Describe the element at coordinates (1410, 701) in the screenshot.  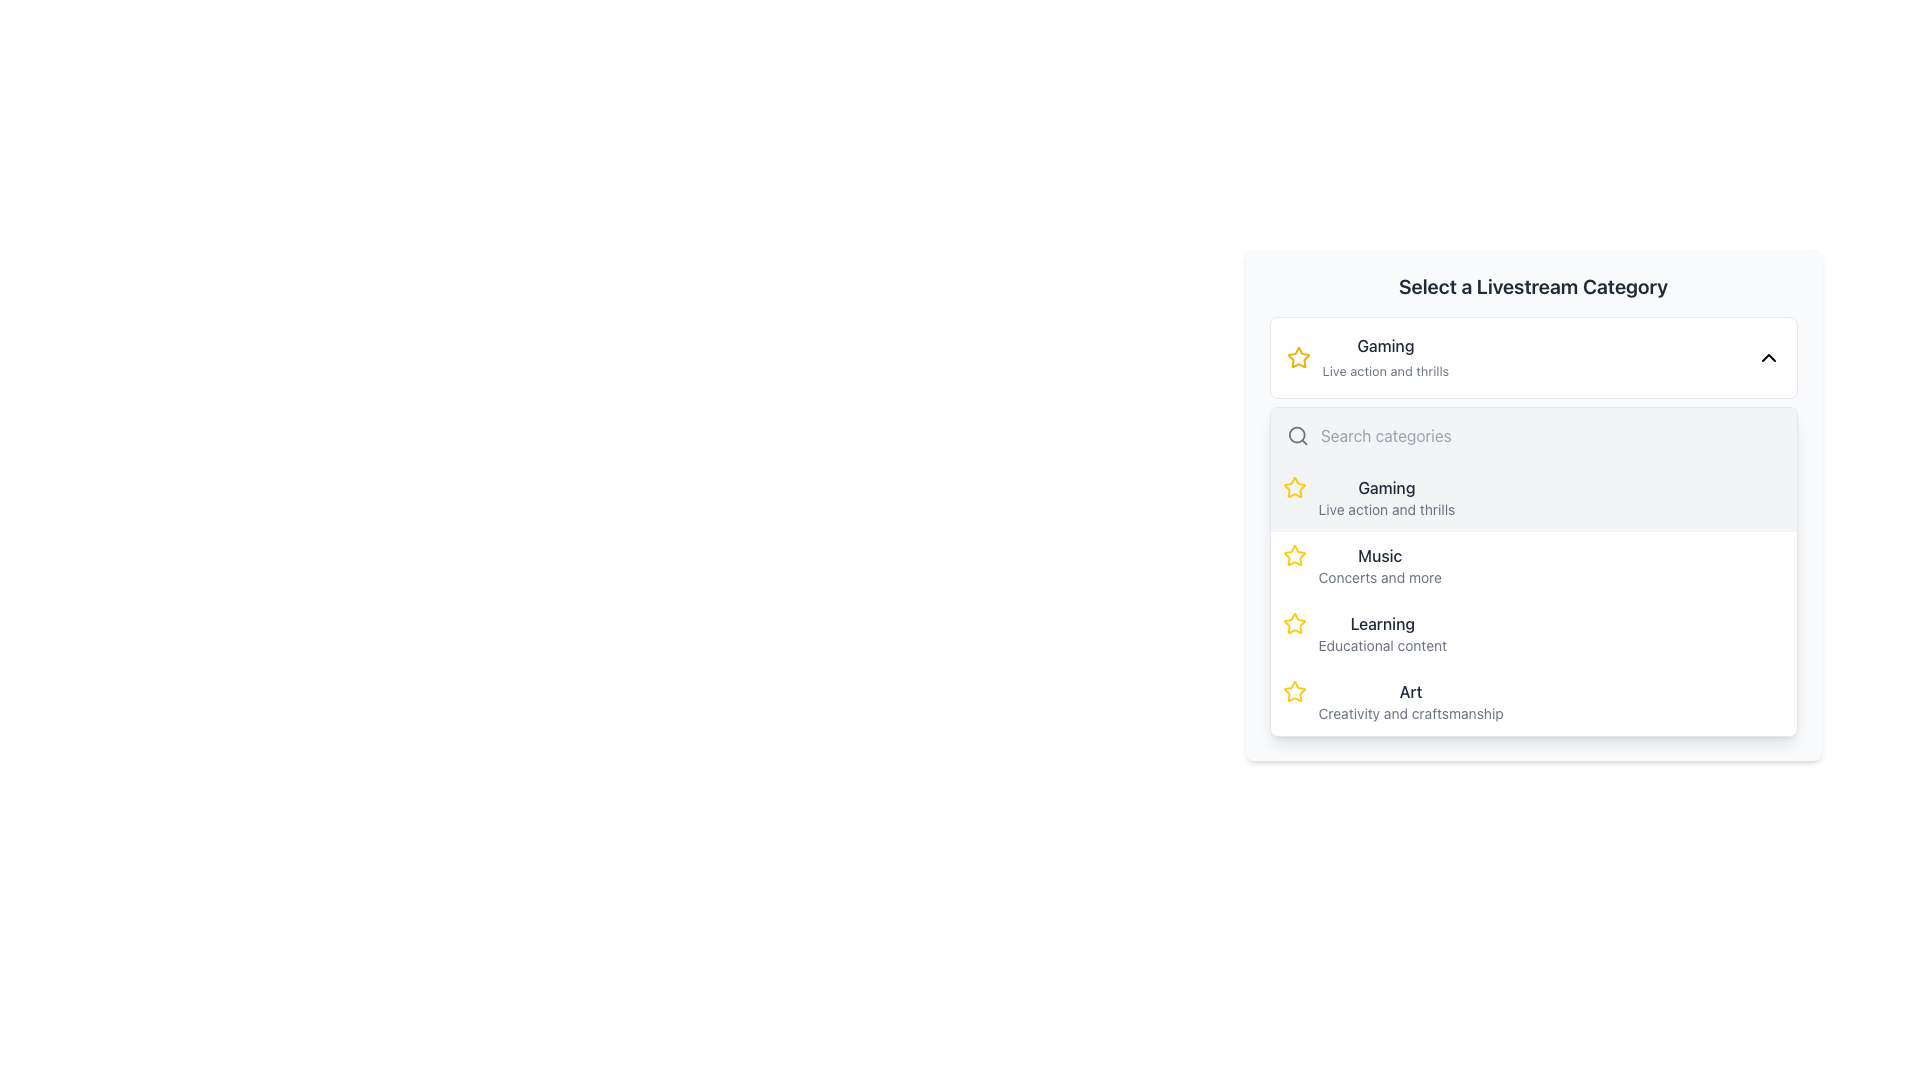
I see `the 'Art' text display, which features the bold 'Art' in dark gray and the smaller 'Creativity and craftsmanship' below it` at that location.